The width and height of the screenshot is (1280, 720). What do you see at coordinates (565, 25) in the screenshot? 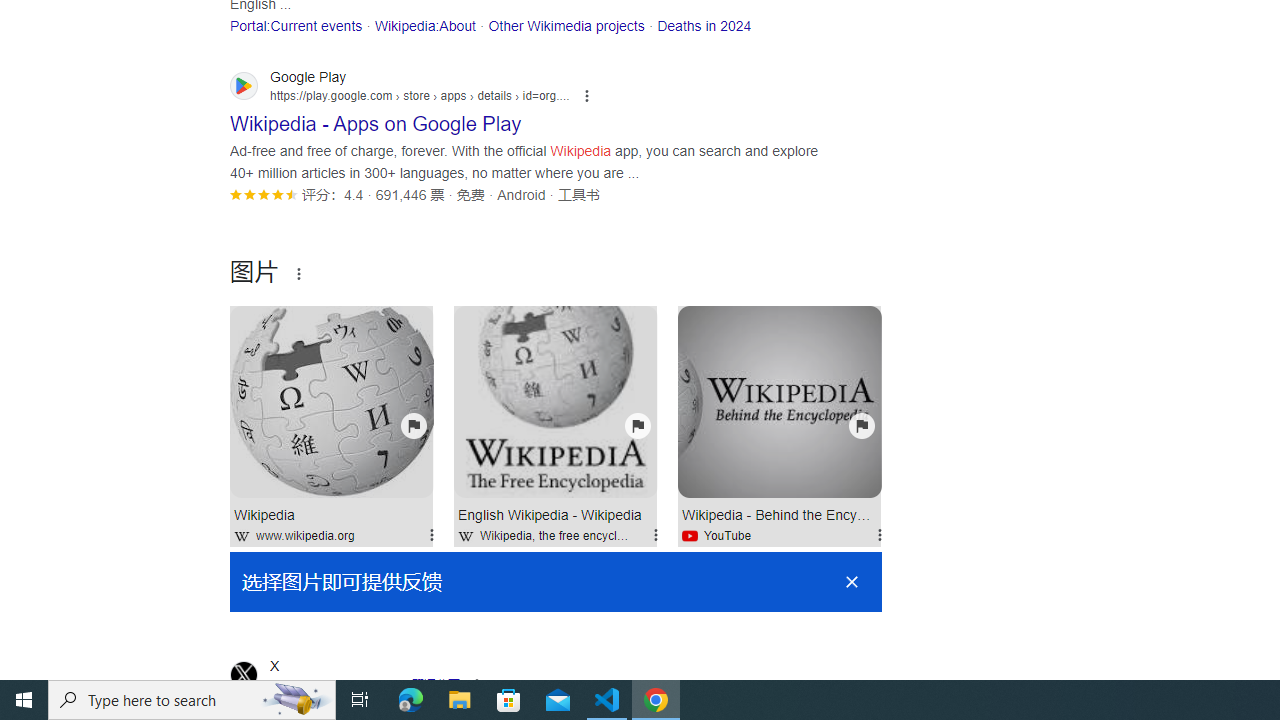
I see `'Other Wikimedia projects'` at bounding box center [565, 25].